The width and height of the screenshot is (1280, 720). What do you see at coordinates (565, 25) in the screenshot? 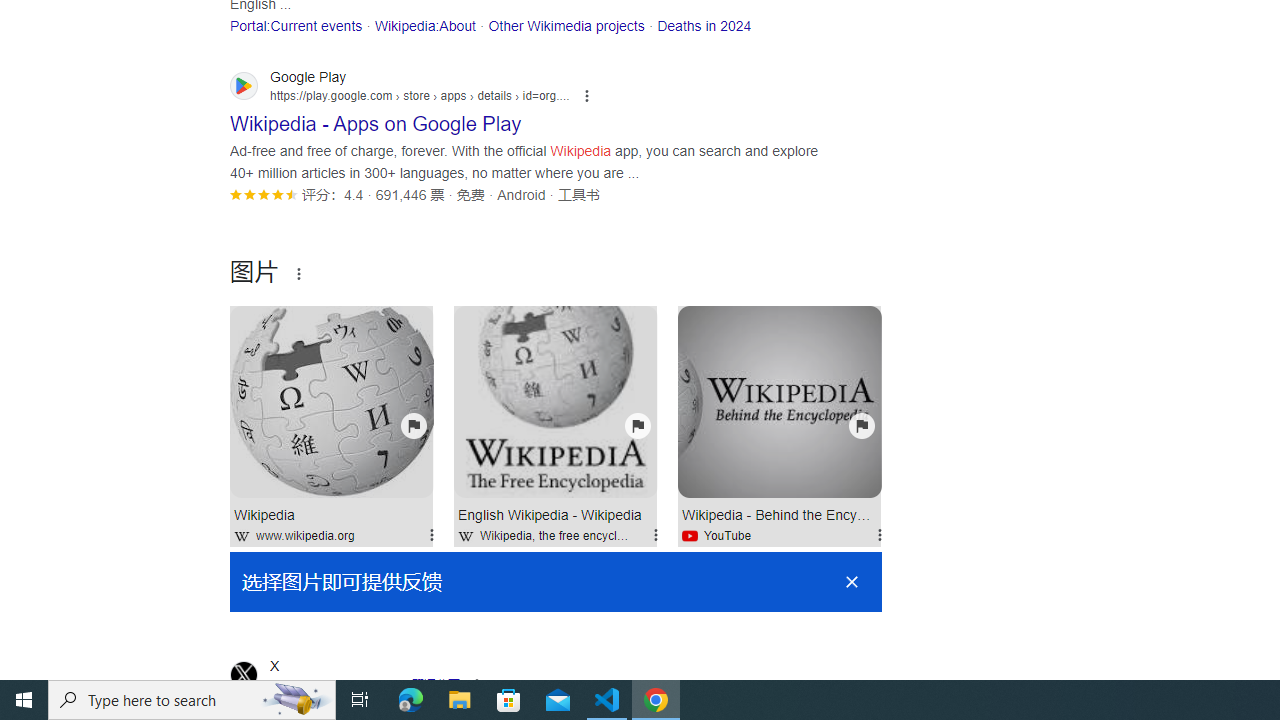
I see `'Other Wikimedia projects'` at bounding box center [565, 25].